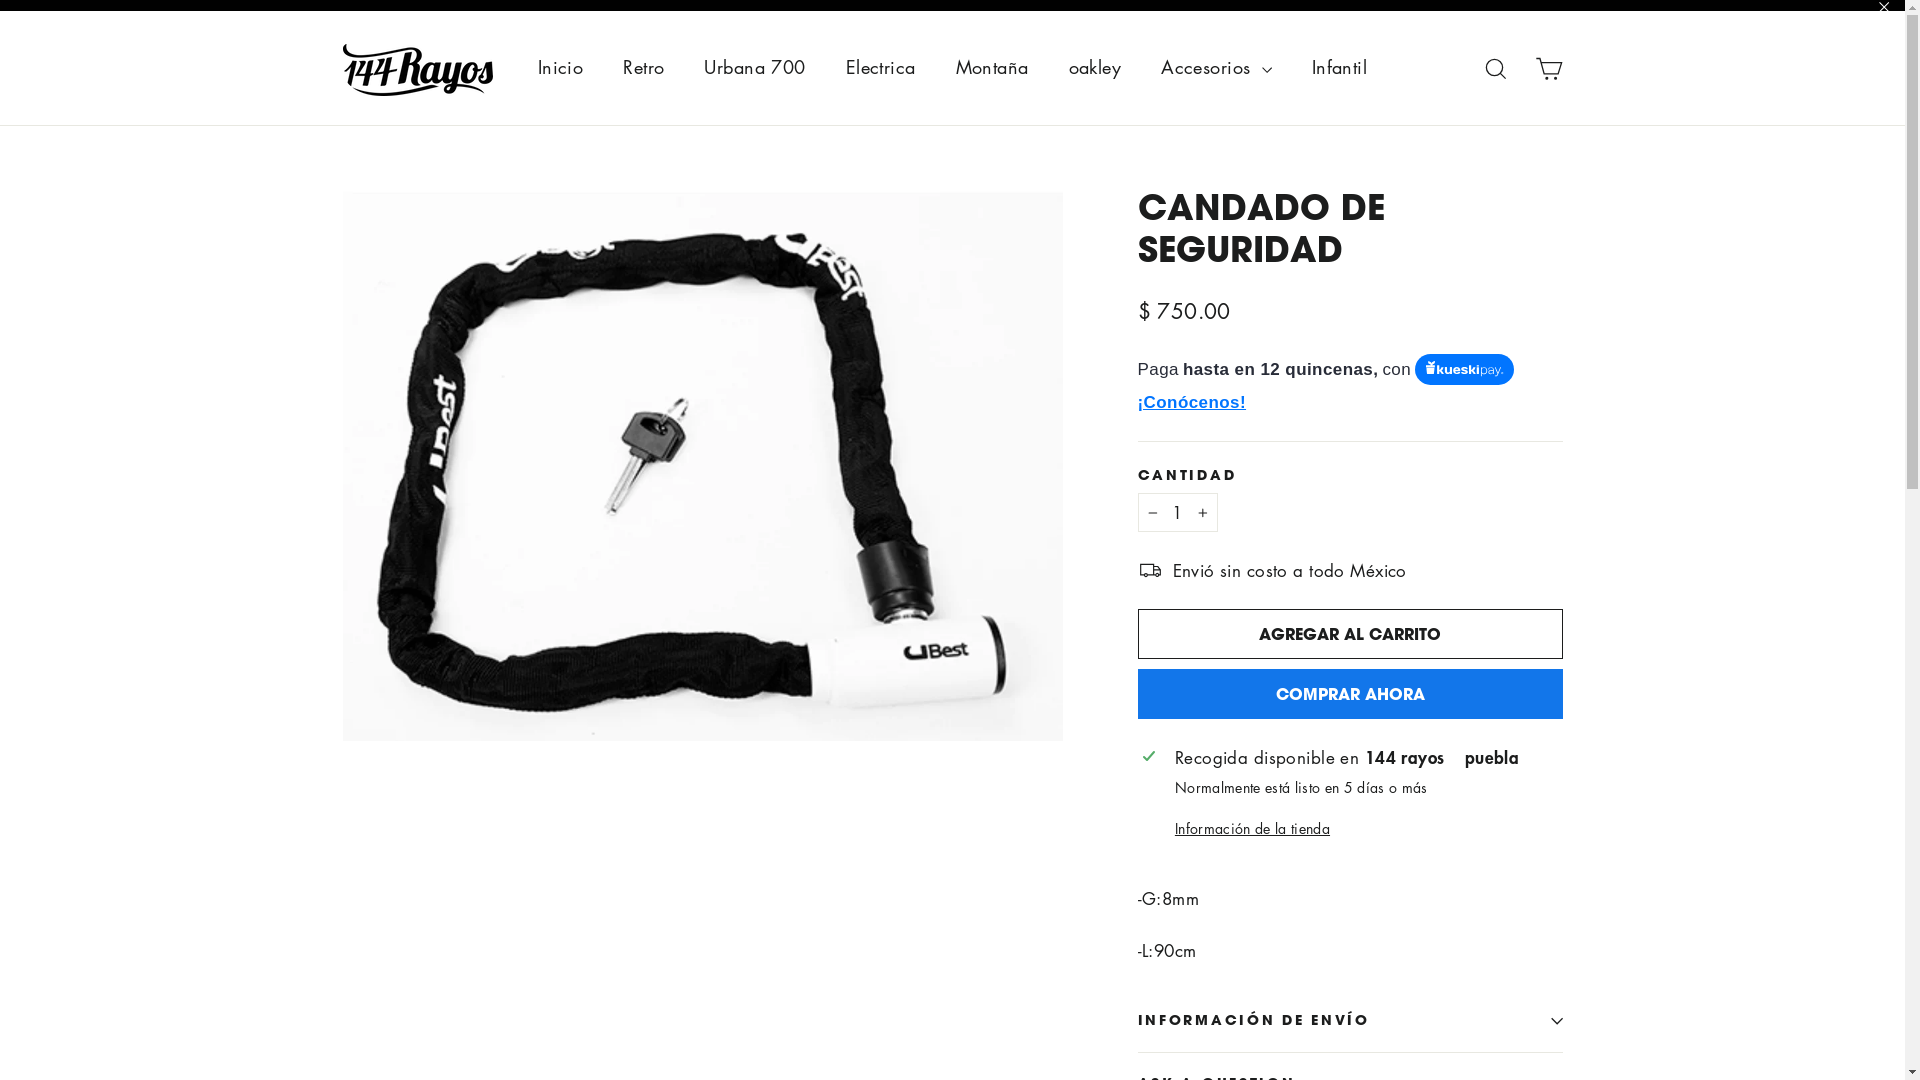 The width and height of the screenshot is (1920, 1080). What do you see at coordinates (1496, 67) in the screenshot?
I see `'icon-search` at bounding box center [1496, 67].